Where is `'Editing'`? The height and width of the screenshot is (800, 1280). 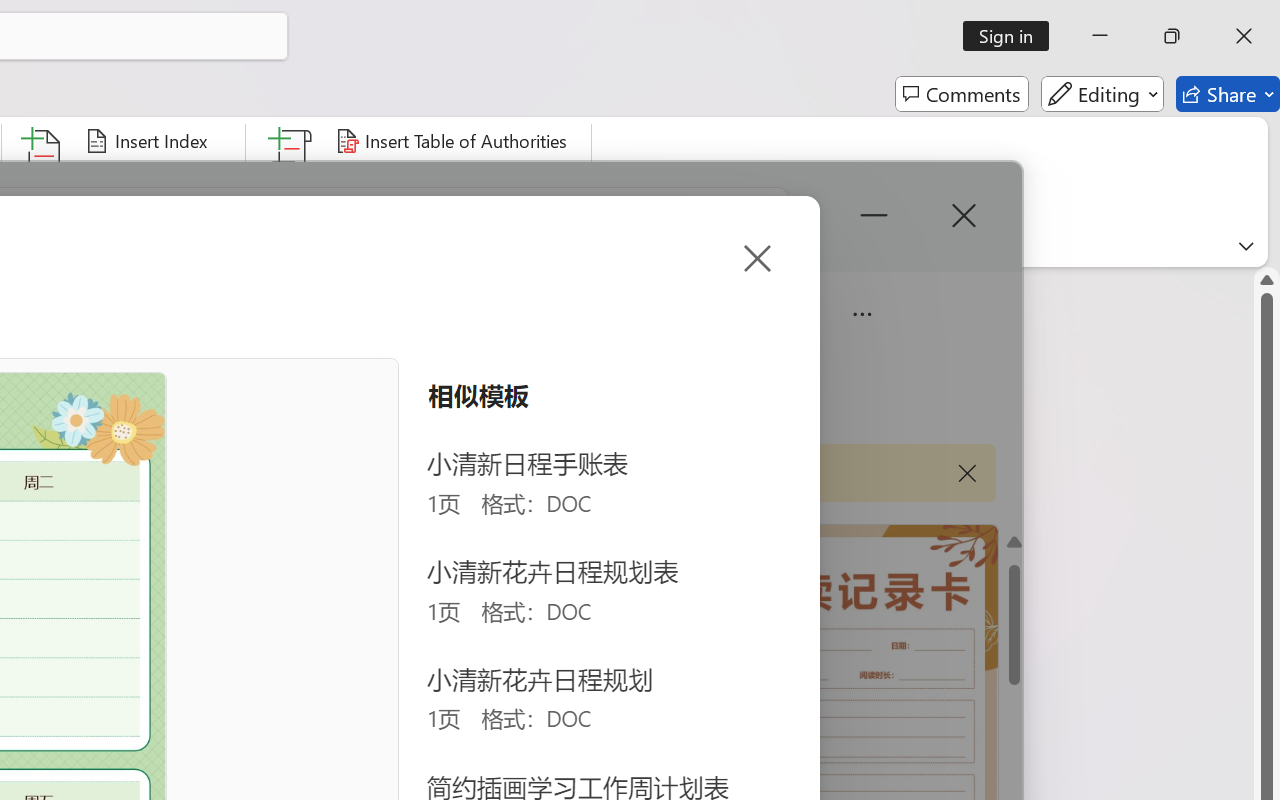 'Editing' is located at coordinates (1101, 94).